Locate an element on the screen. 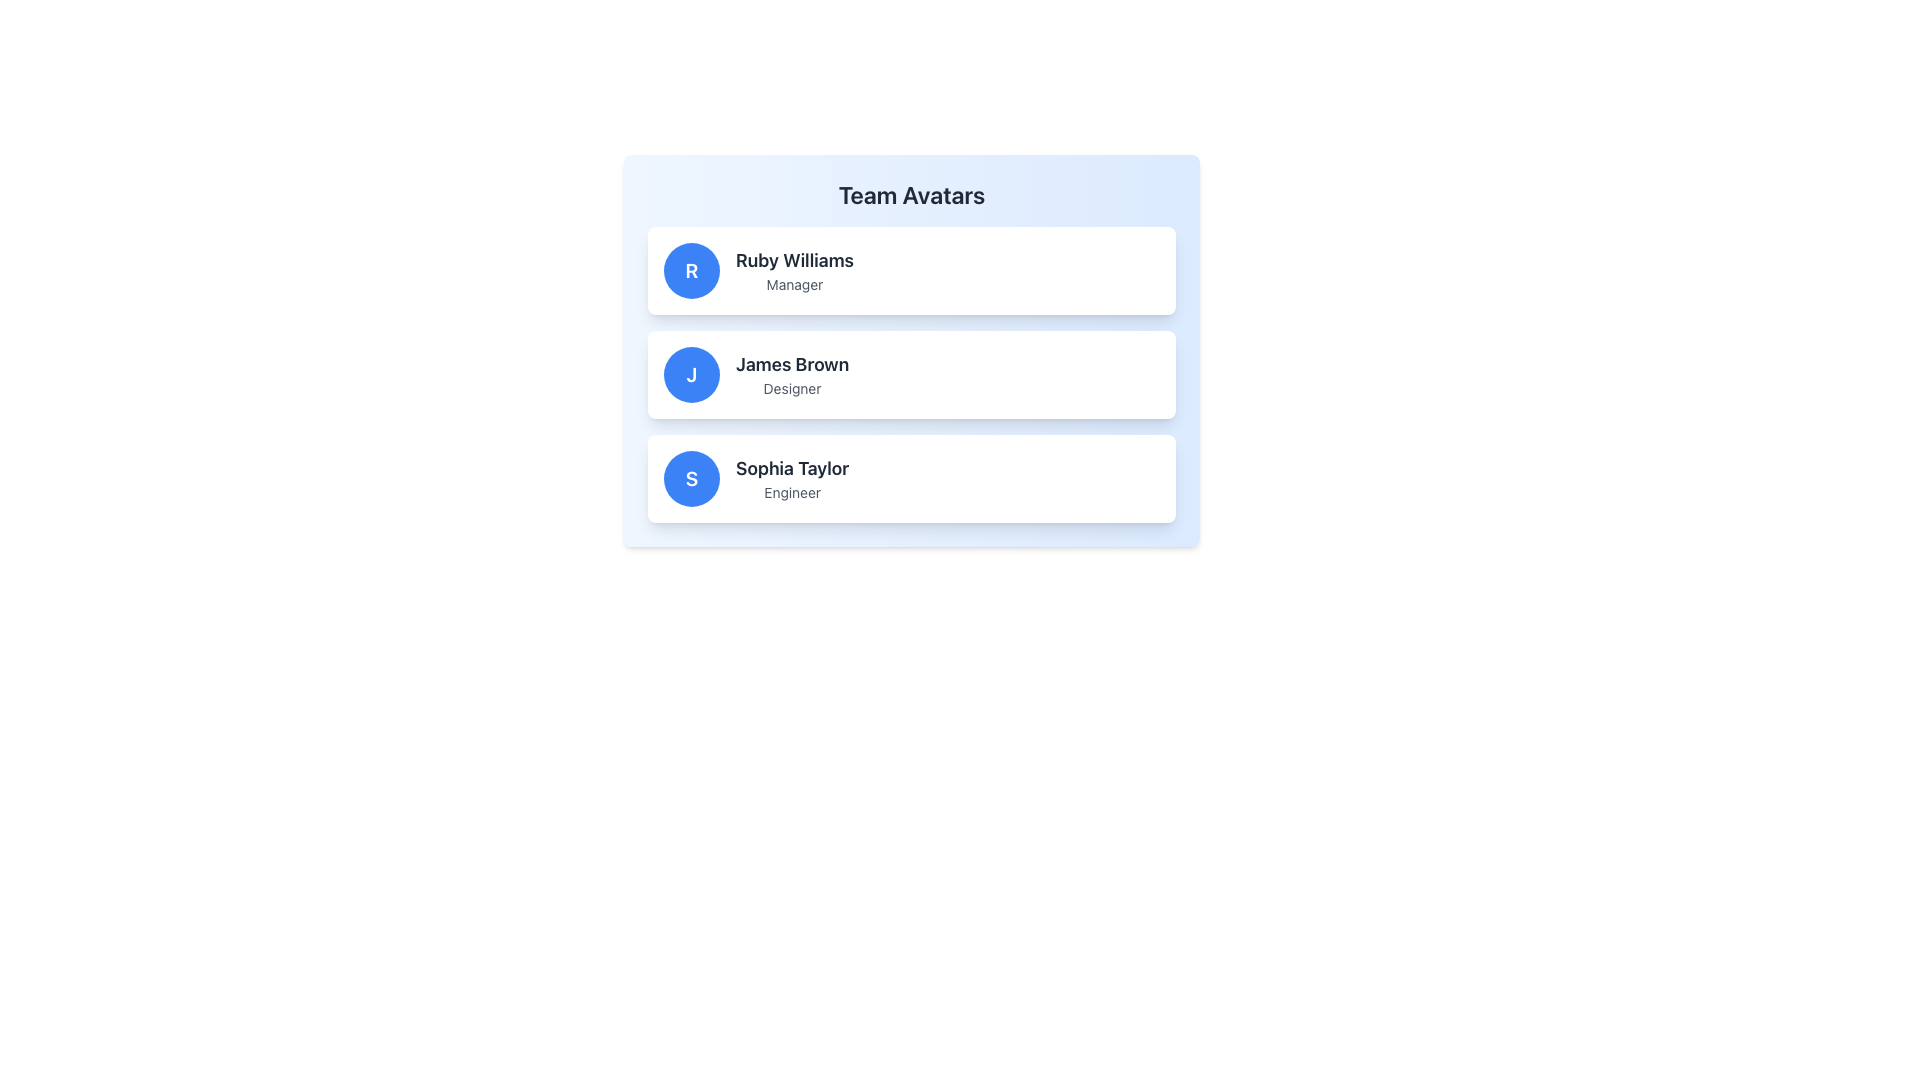  the text label 'Sophia Taylor' which is styled in bold and dark gray, located in the bottom card of the 'Team Avatars' group, above the 'Engineer' label is located at coordinates (791, 469).